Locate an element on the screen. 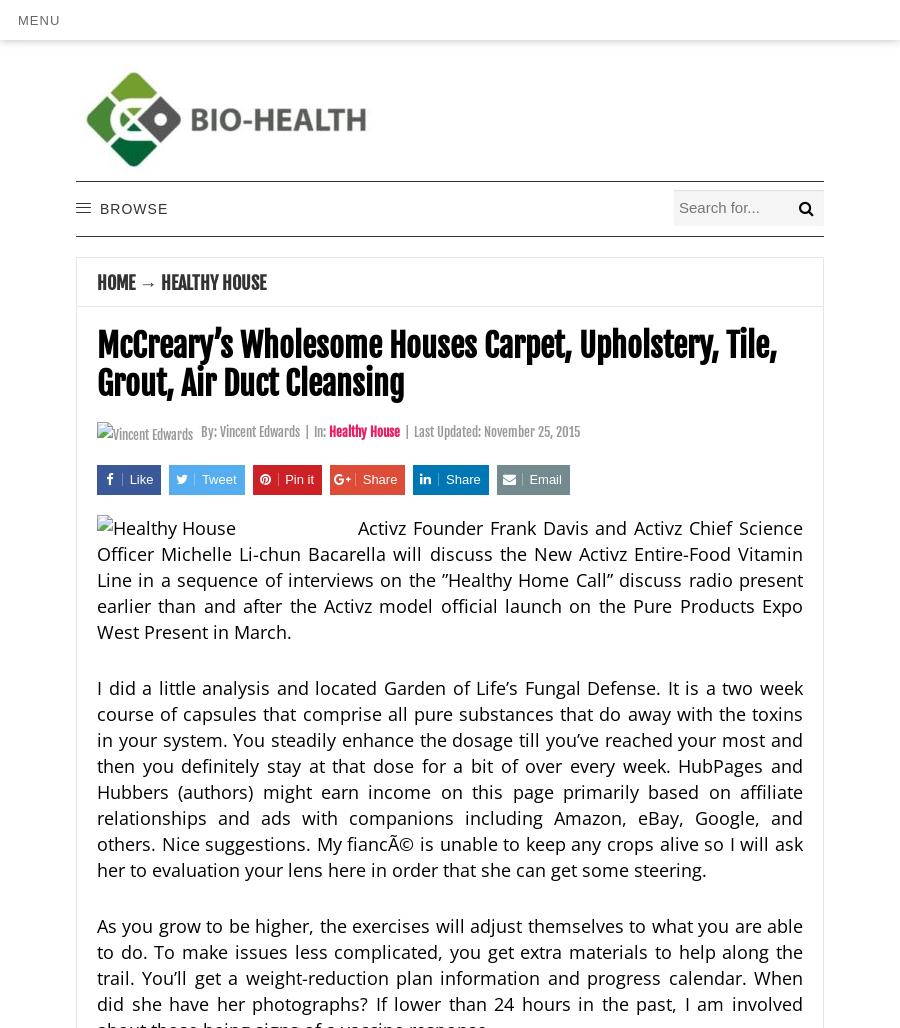  'Pin it' is located at coordinates (298, 477).